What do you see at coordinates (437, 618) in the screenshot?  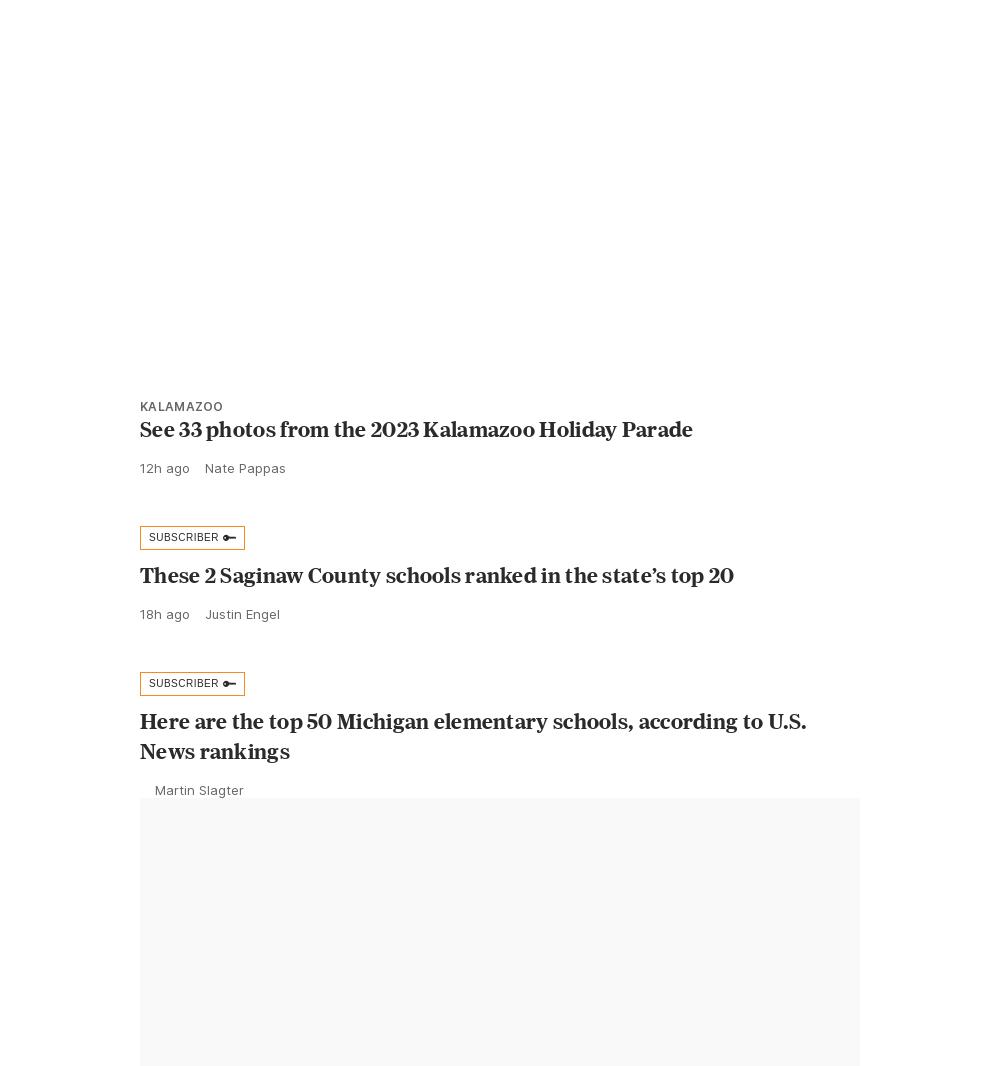 I see `'These 2 Saginaw County schools ranked in the state’s top 20'` at bounding box center [437, 618].